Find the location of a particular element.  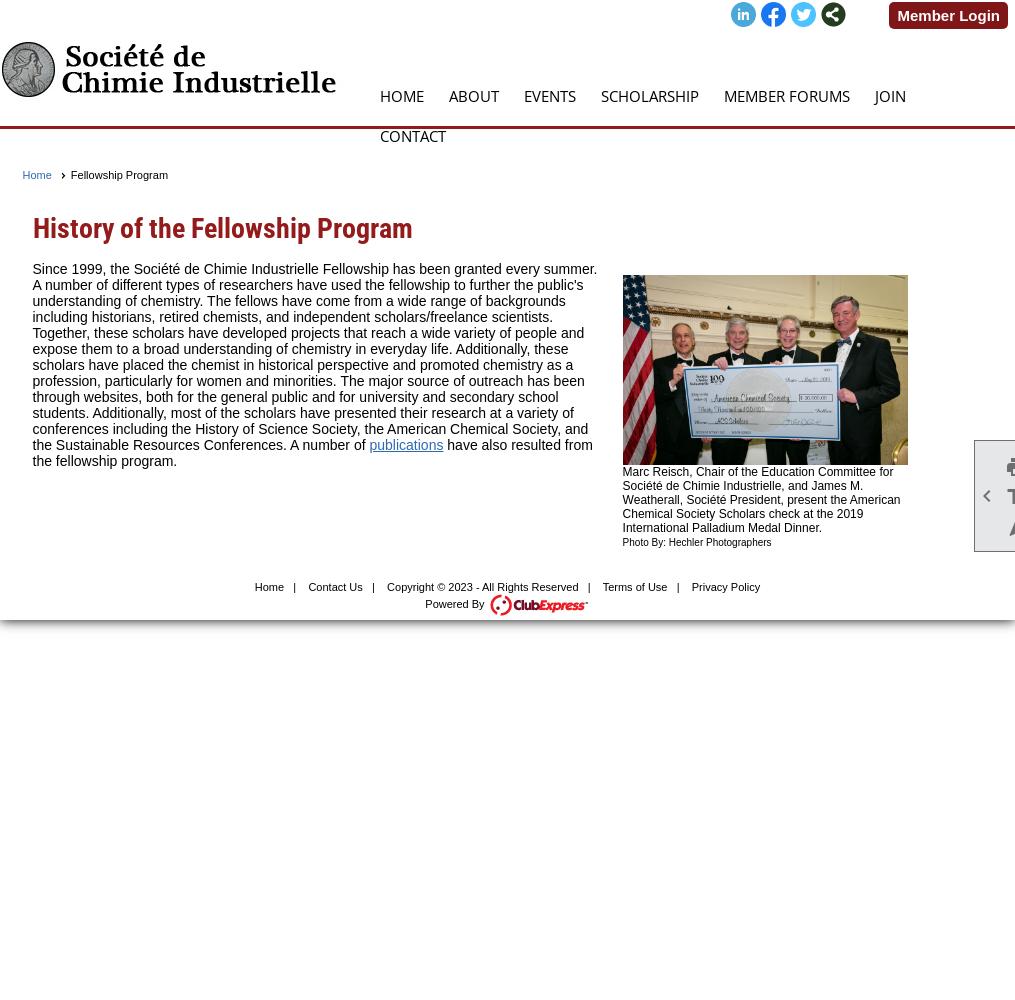

'Powered By' is located at coordinates (455, 602).